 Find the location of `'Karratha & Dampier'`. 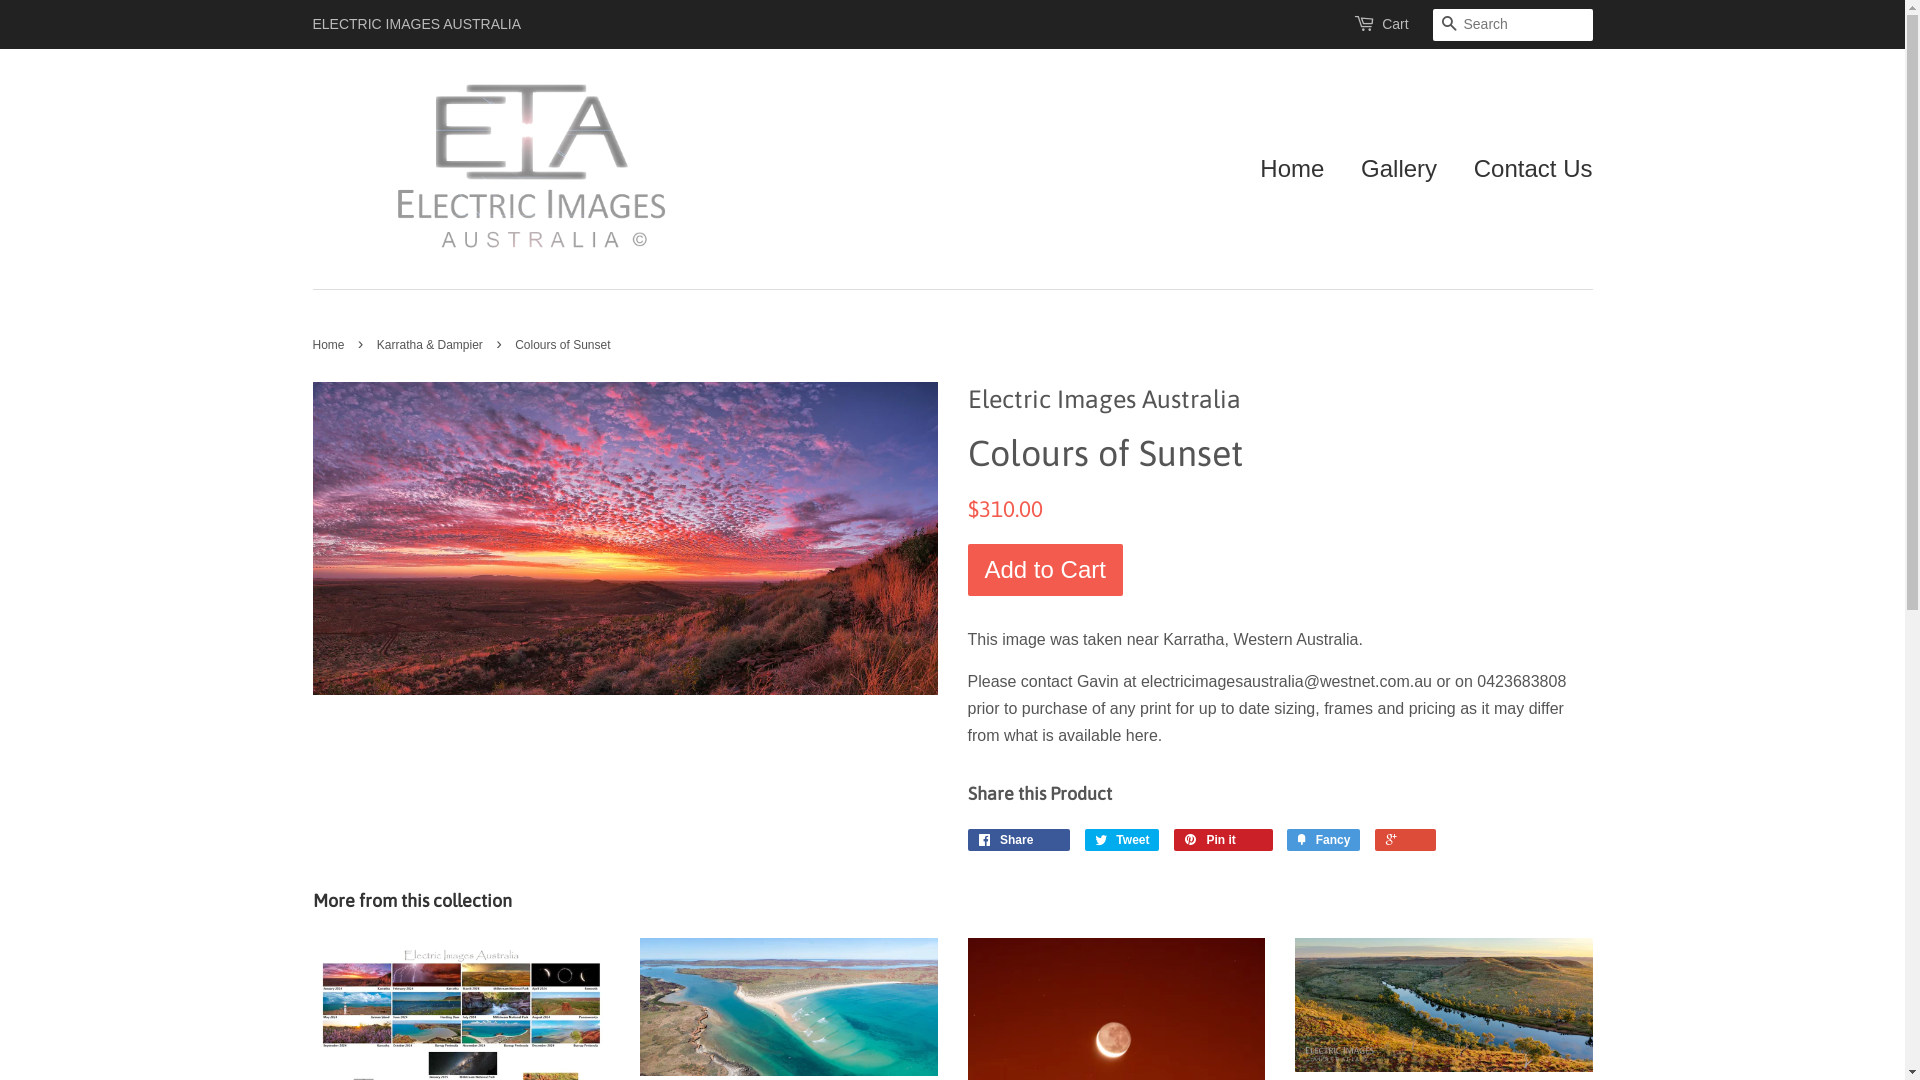

'Karratha & Dampier' is located at coordinates (431, 343).